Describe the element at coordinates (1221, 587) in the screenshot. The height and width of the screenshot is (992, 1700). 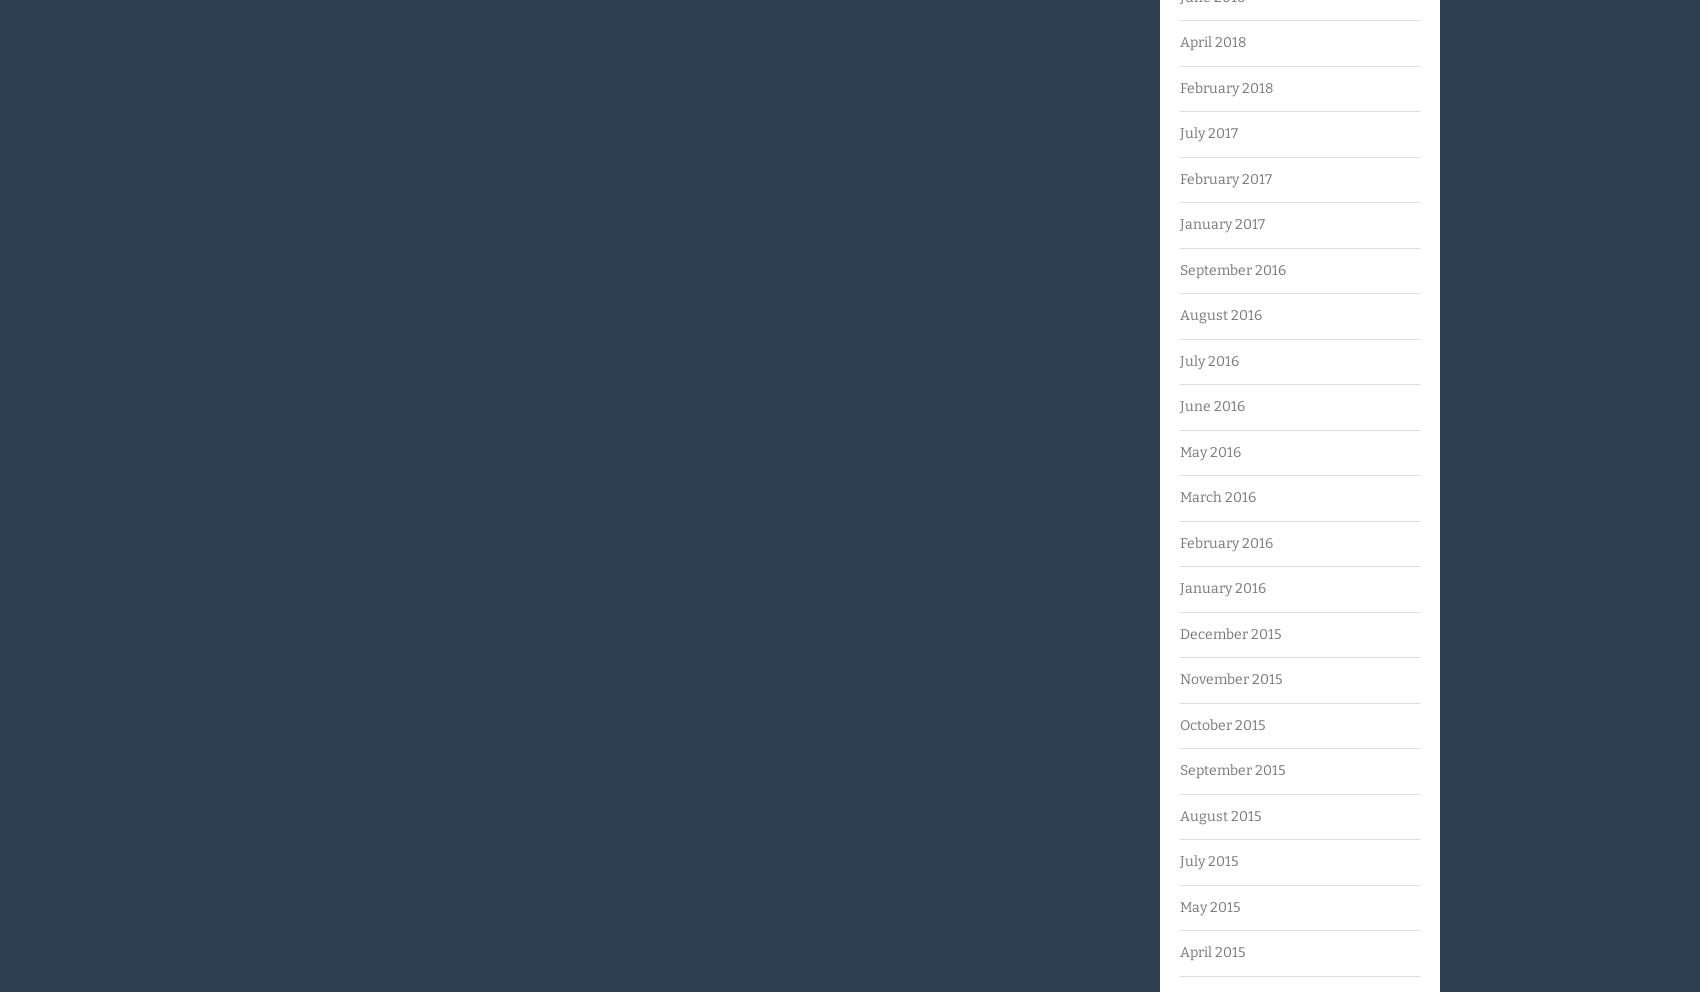
I see `'January 2016'` at that location.